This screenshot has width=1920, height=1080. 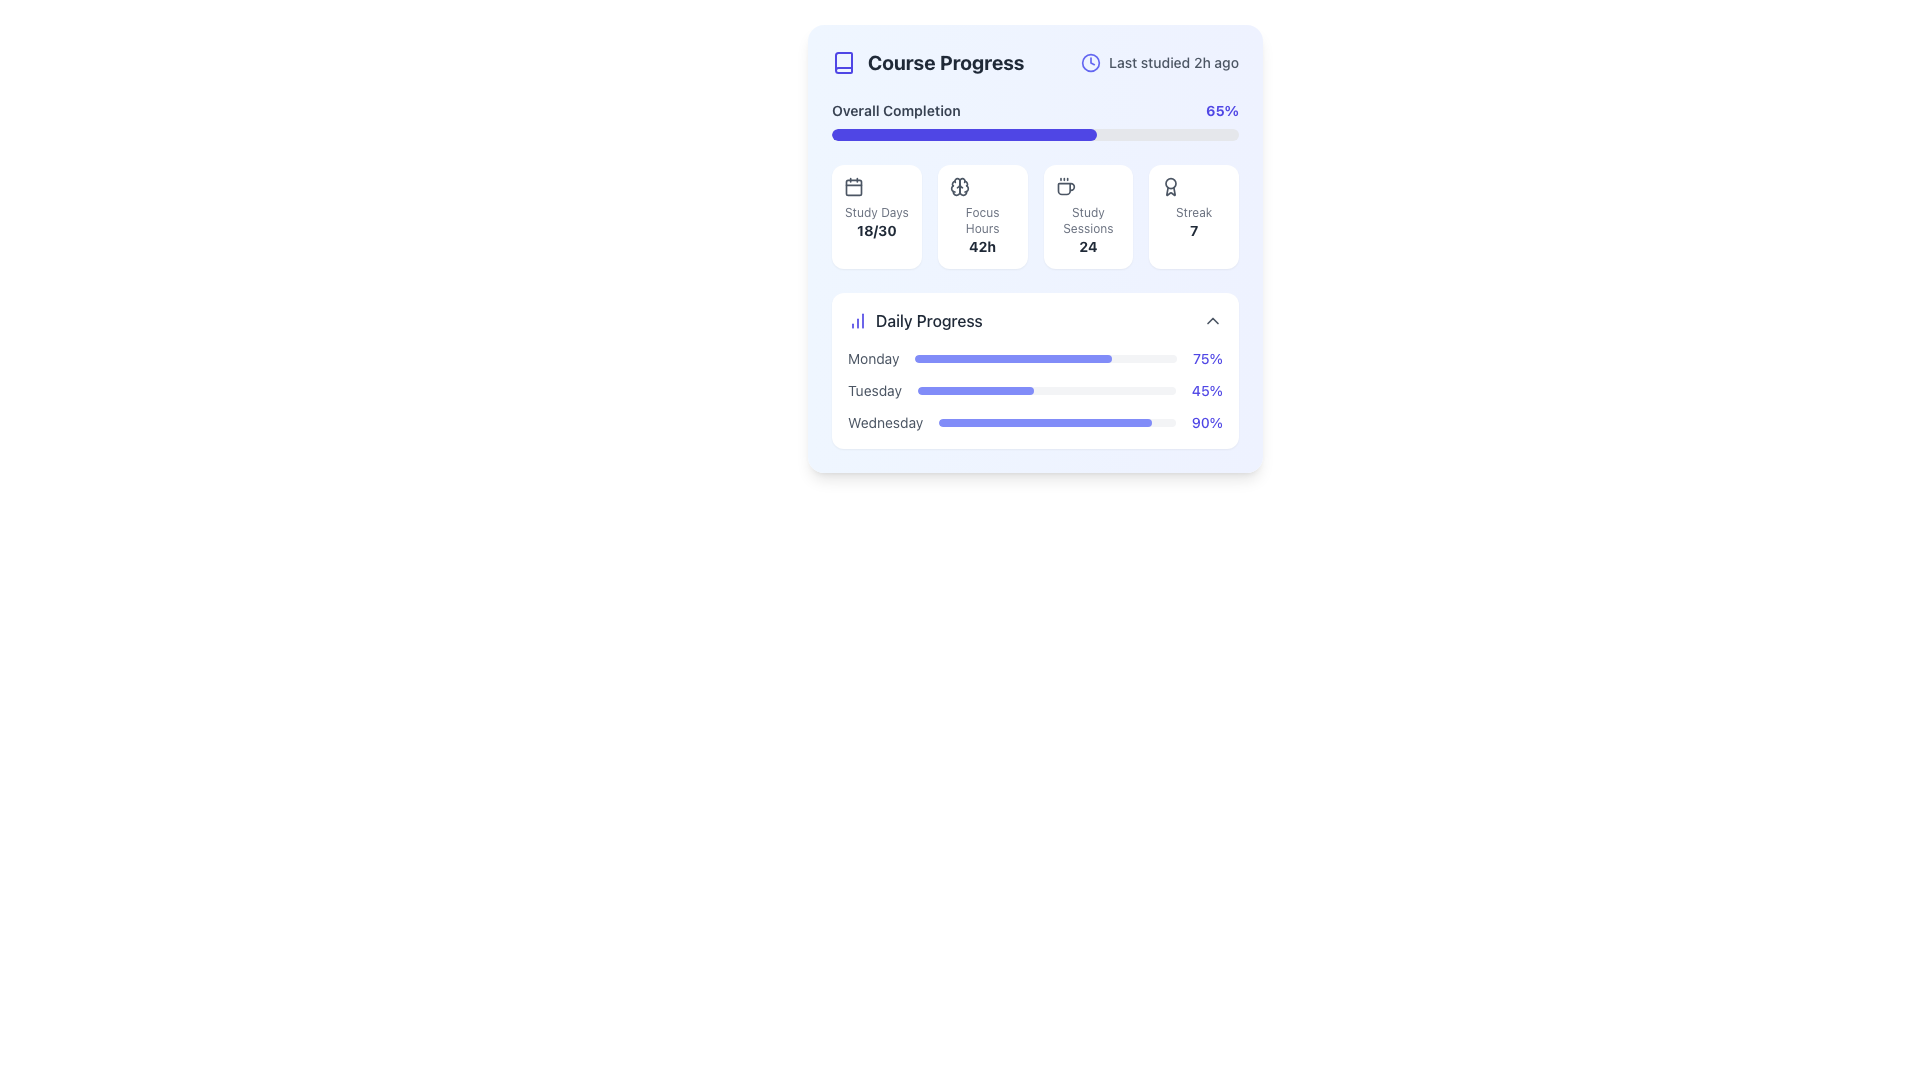 I want to click on the progress bar indicating the course completion, located below the 'Overall Completion' title and '65%' text within the 'Course Progress' box, so click(x=1035, y=135).